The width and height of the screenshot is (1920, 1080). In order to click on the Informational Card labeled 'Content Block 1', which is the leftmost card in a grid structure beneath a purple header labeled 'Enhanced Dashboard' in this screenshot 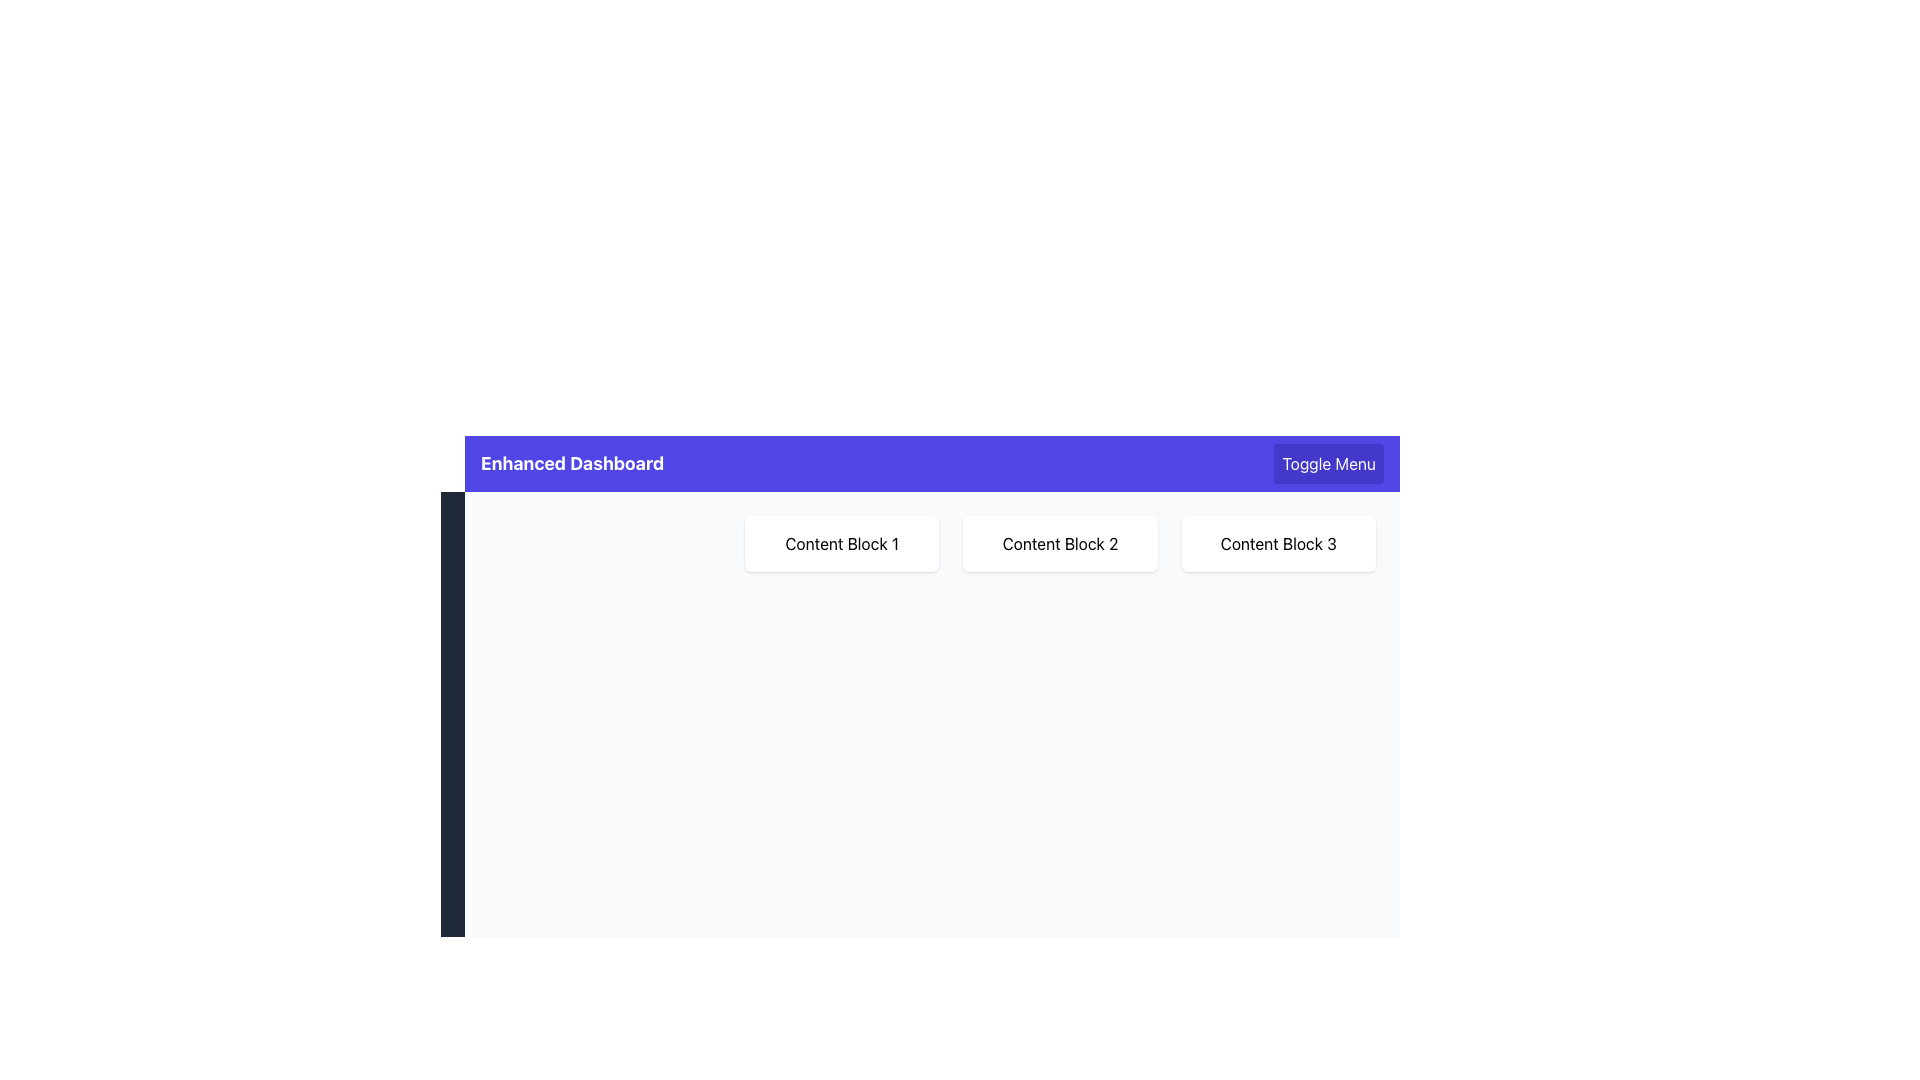, I will do `click(842, 543)`.